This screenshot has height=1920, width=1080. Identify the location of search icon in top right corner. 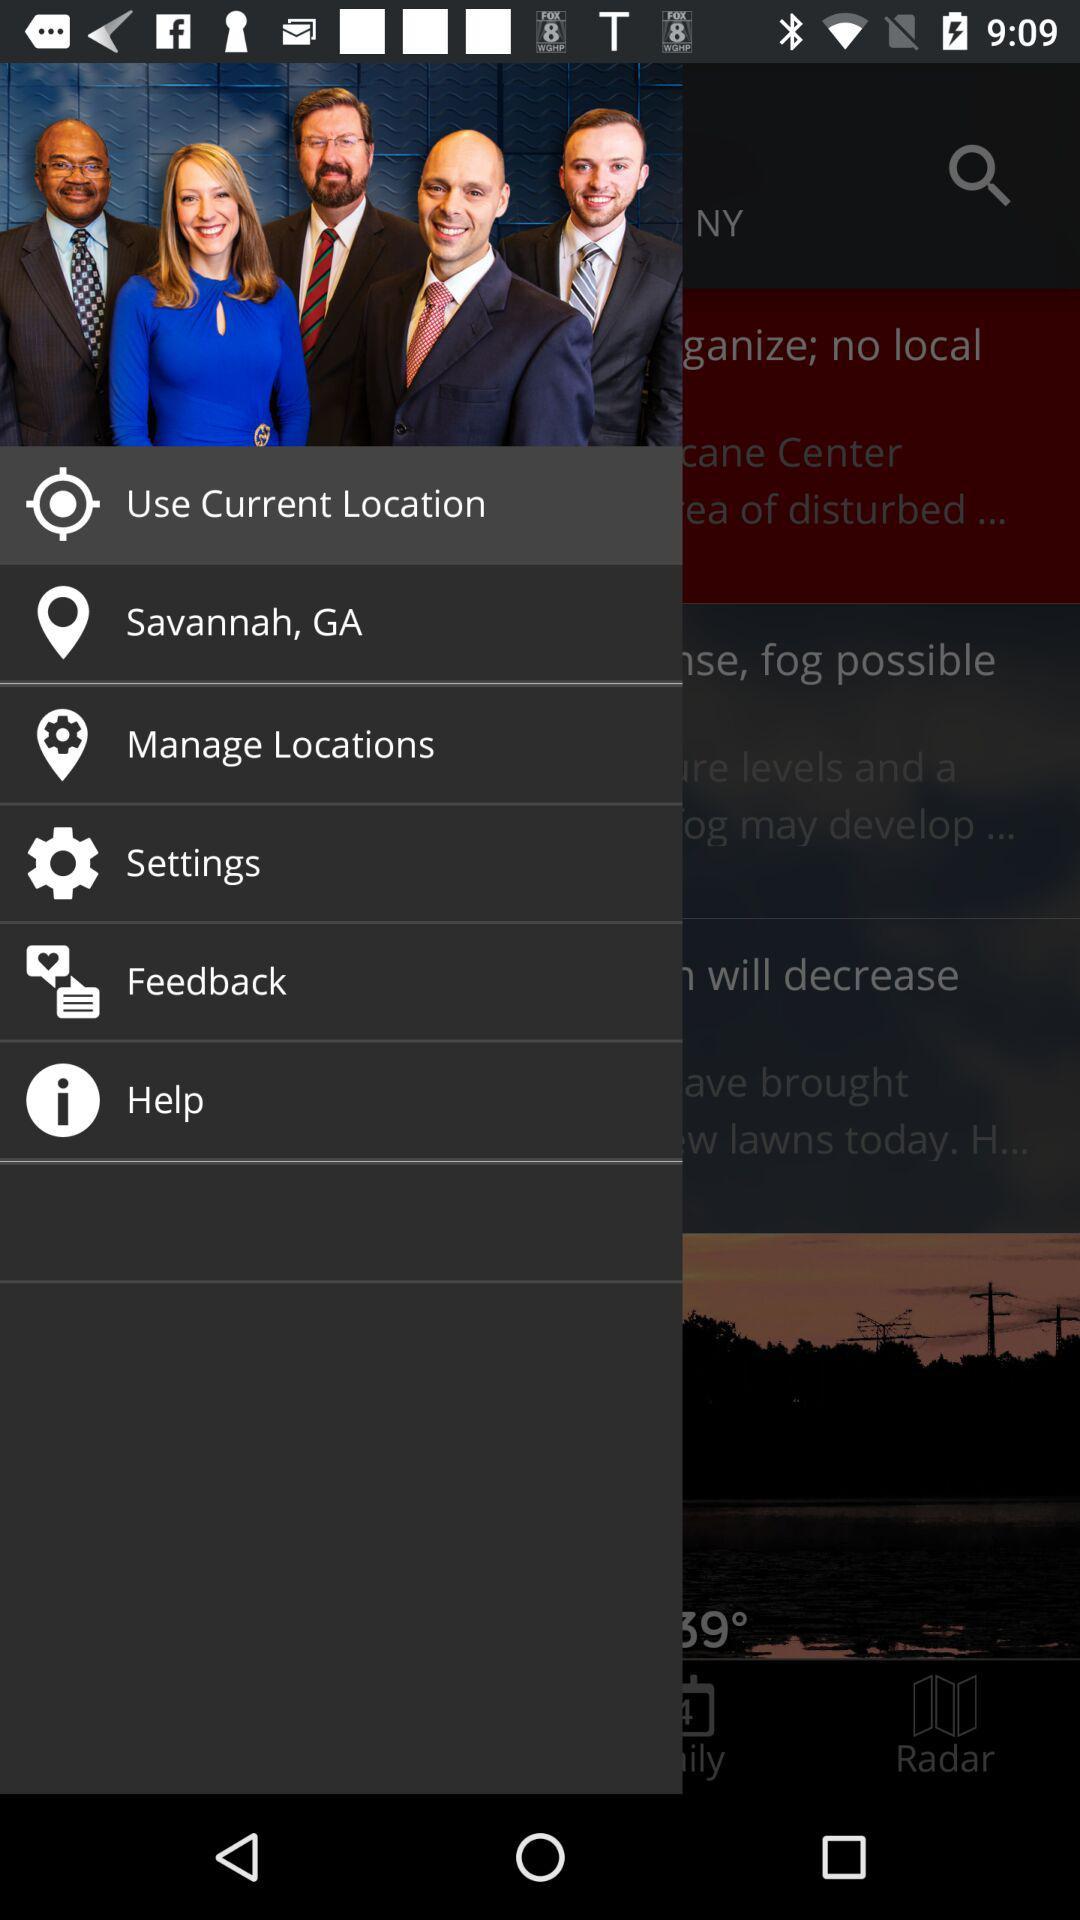
(979, 175).